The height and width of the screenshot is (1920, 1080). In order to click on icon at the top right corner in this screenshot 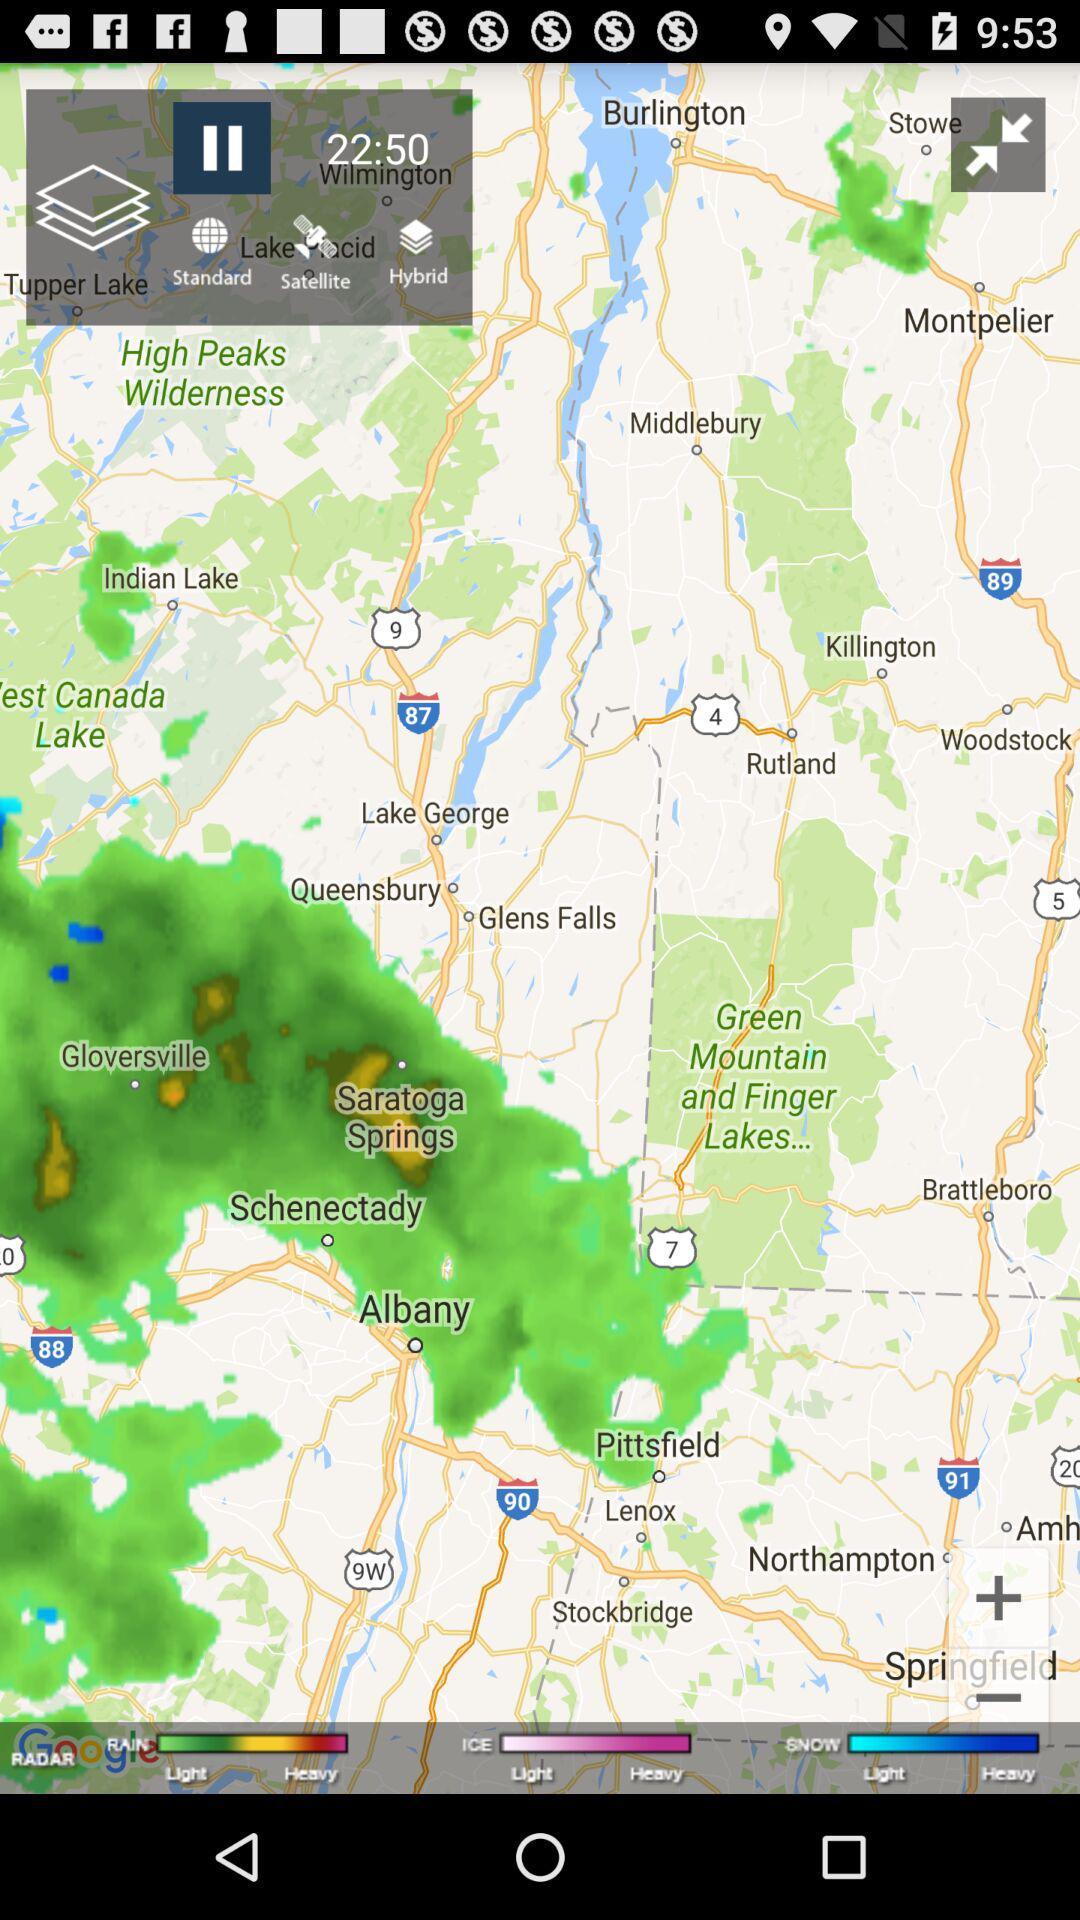, I will do `click(998, 143)`.